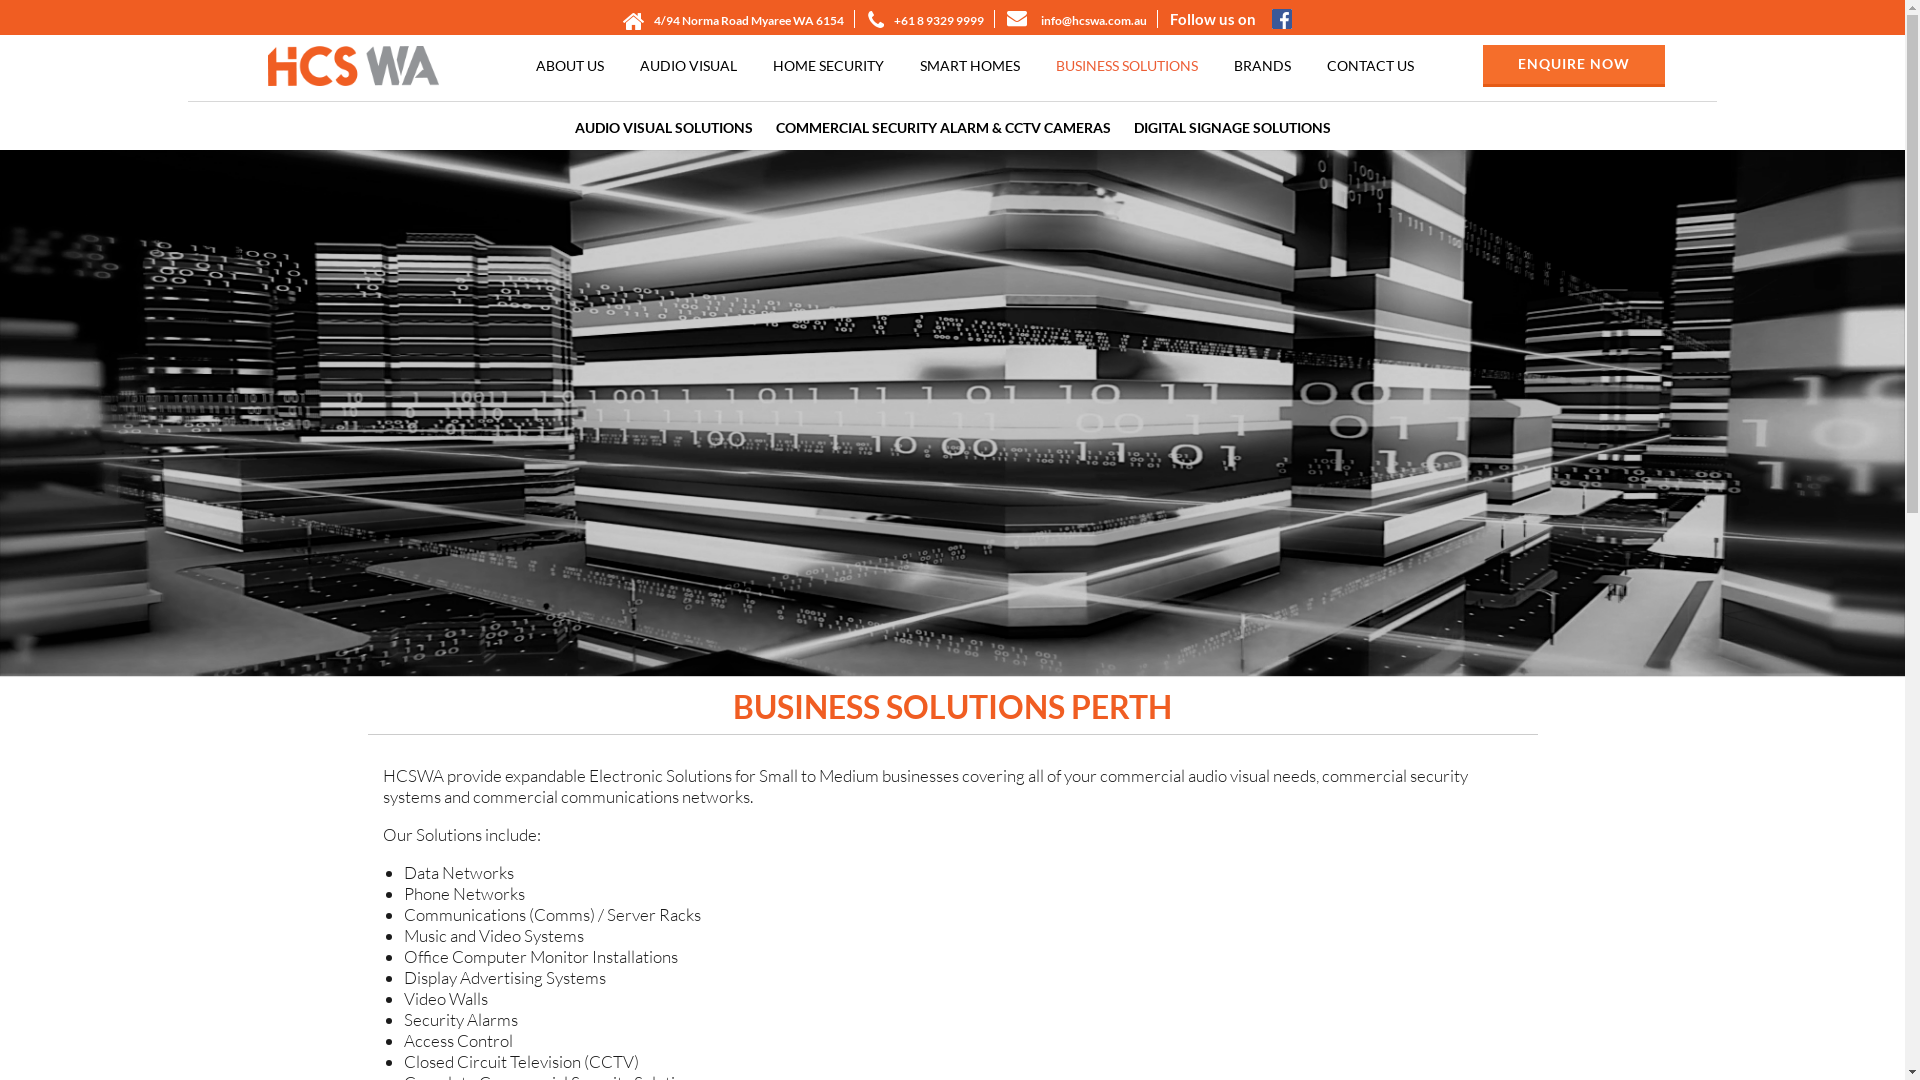  What do you see at coordinates (892, 20) in the screenshot?
I see `'+61 8 9329 9999'` at bounding box center [892, 20].